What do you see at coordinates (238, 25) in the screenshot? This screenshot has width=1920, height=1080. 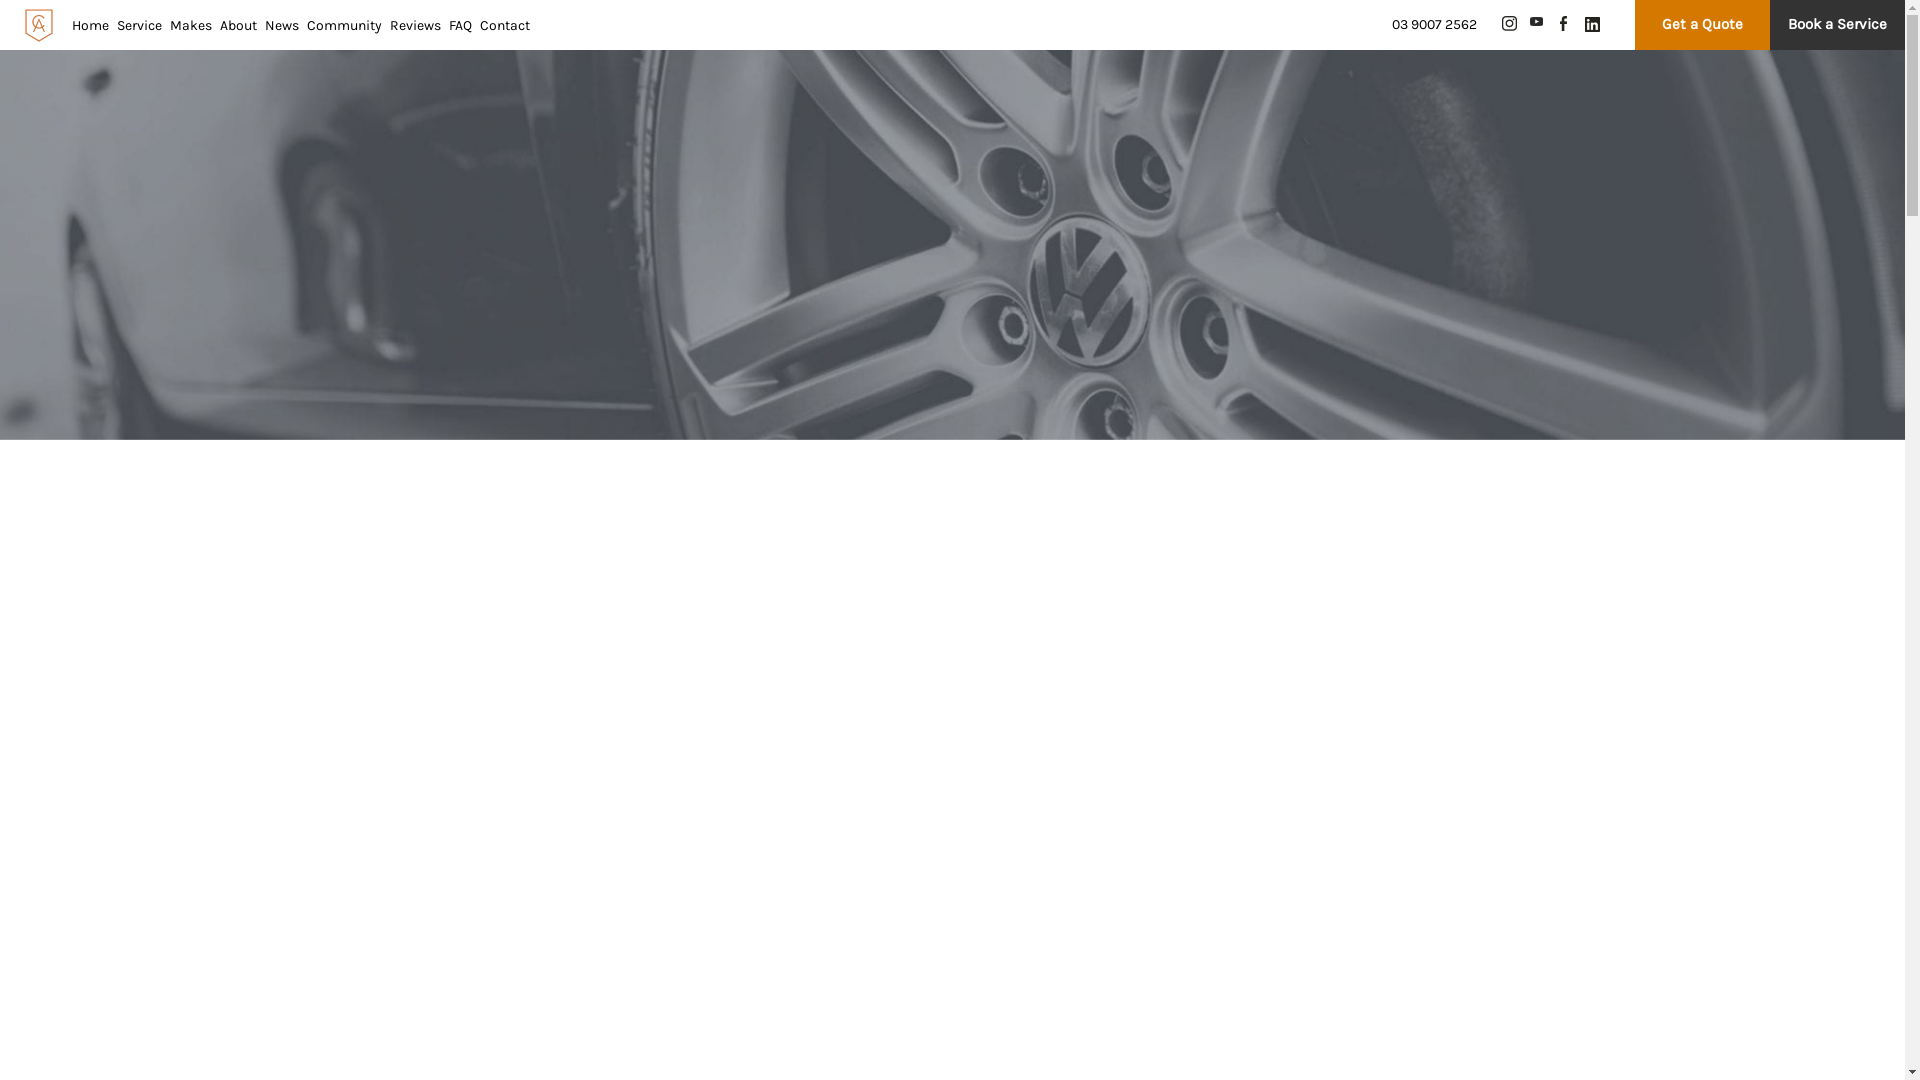 I see `'About'` at bounding box center [238, 25].